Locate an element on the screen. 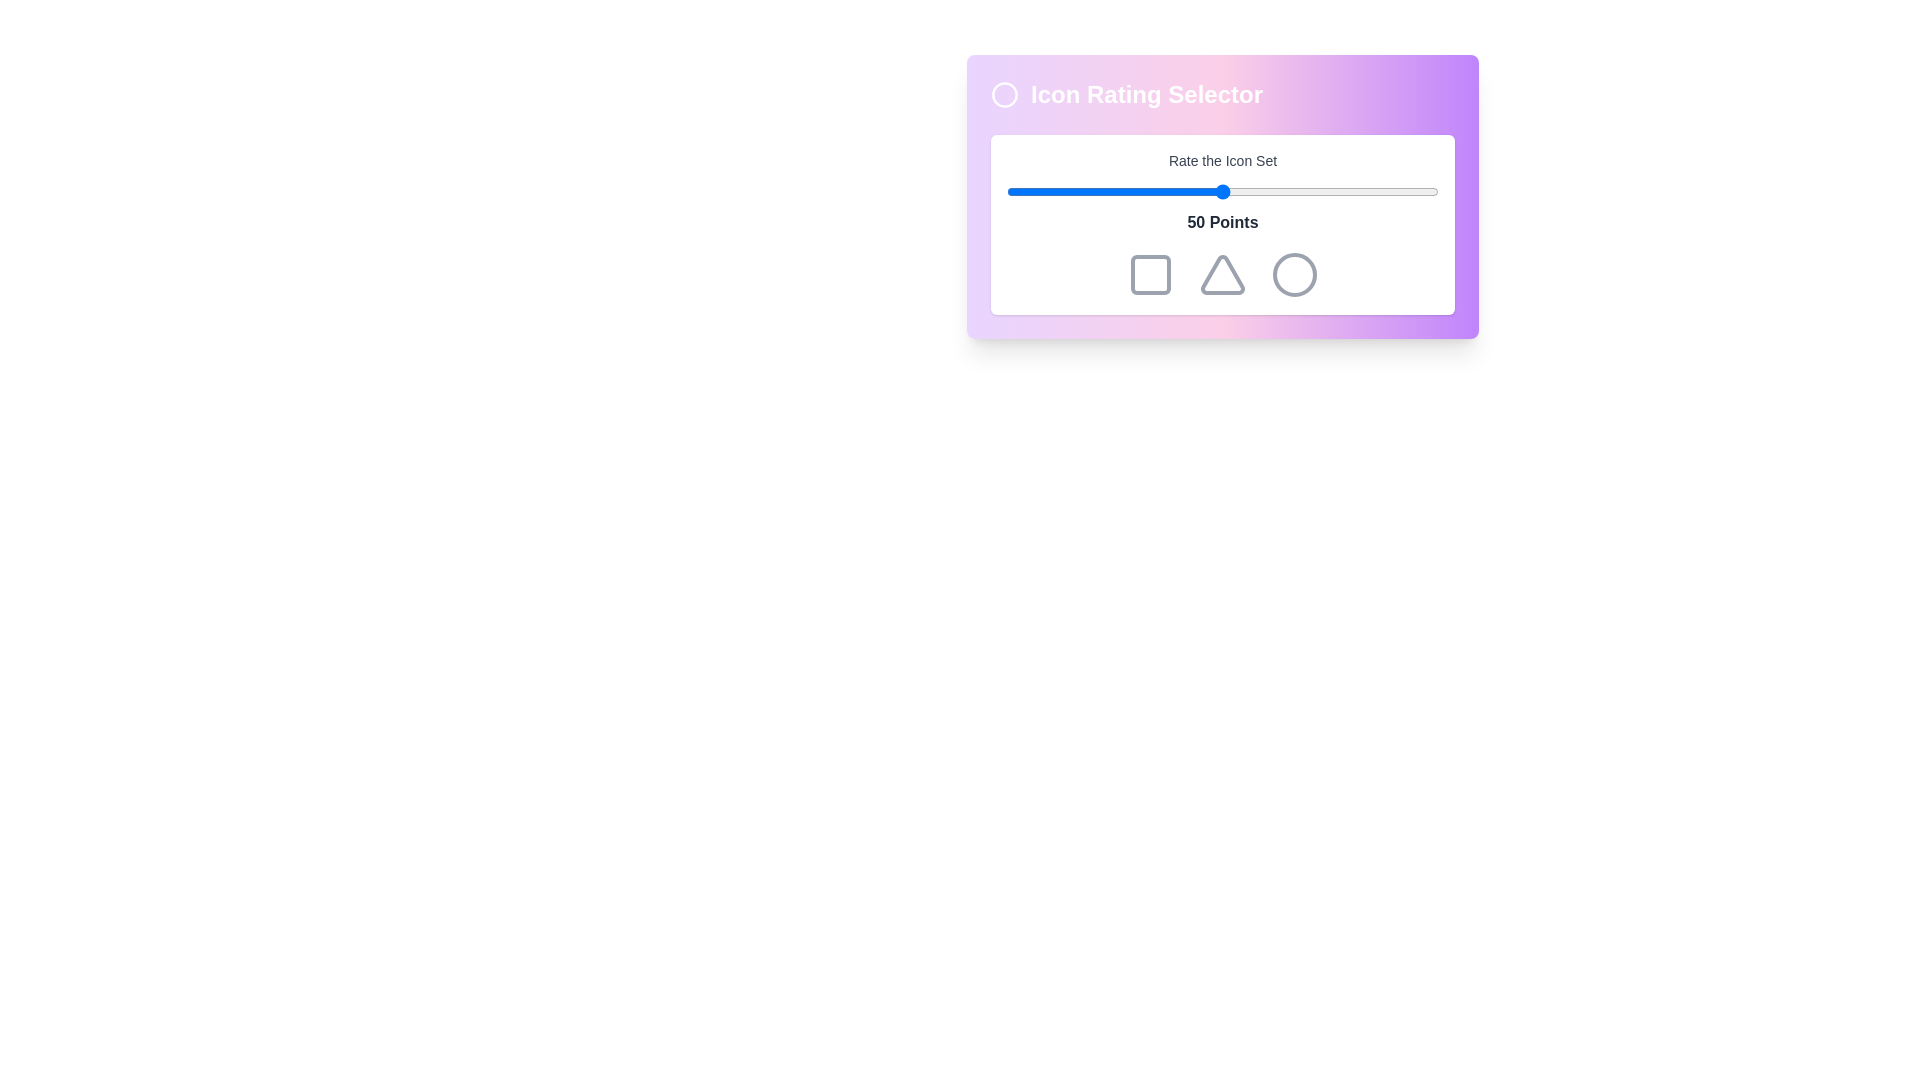 This screenshot has width=1920, height=1080. the rating to 87 by moving the slider is located at coordinates (1381, 192).